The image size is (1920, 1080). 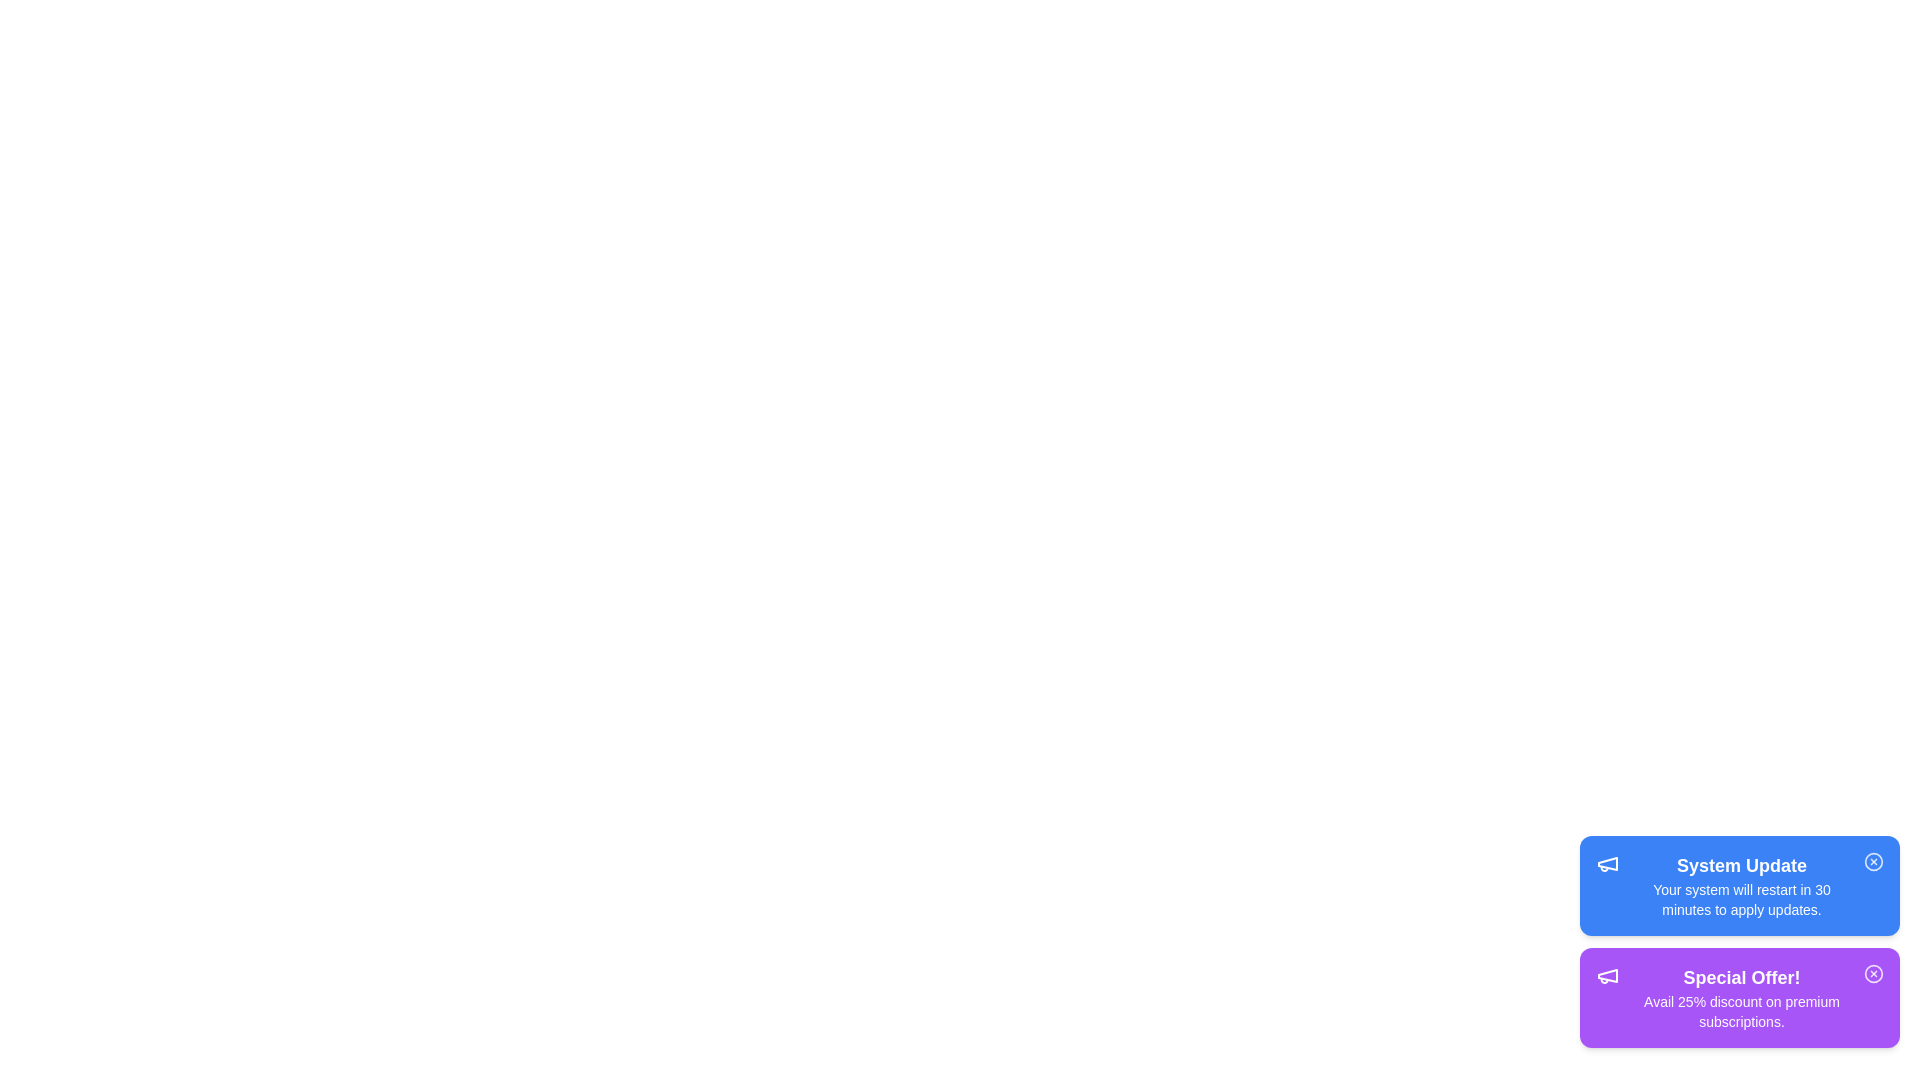 I want to click on the notification card to read its content, so click(x=1738, y=885).